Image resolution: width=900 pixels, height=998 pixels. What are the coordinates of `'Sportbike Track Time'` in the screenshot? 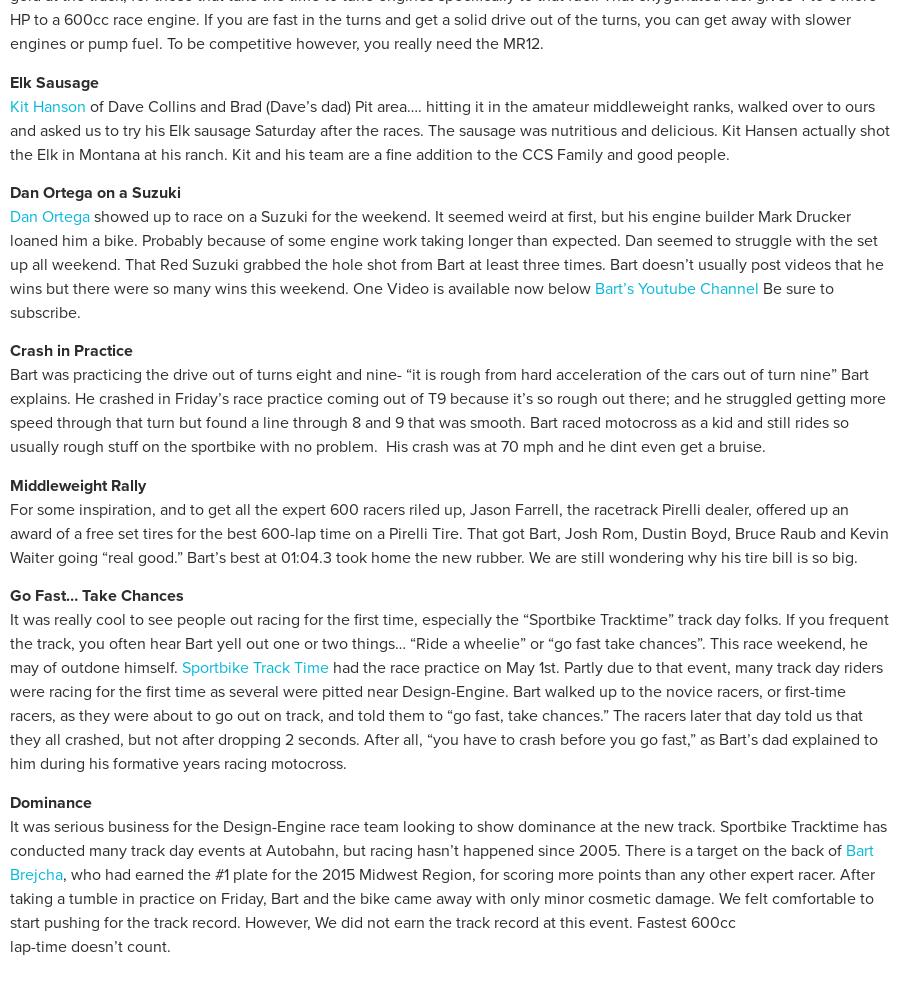 It's located at (181, 666).